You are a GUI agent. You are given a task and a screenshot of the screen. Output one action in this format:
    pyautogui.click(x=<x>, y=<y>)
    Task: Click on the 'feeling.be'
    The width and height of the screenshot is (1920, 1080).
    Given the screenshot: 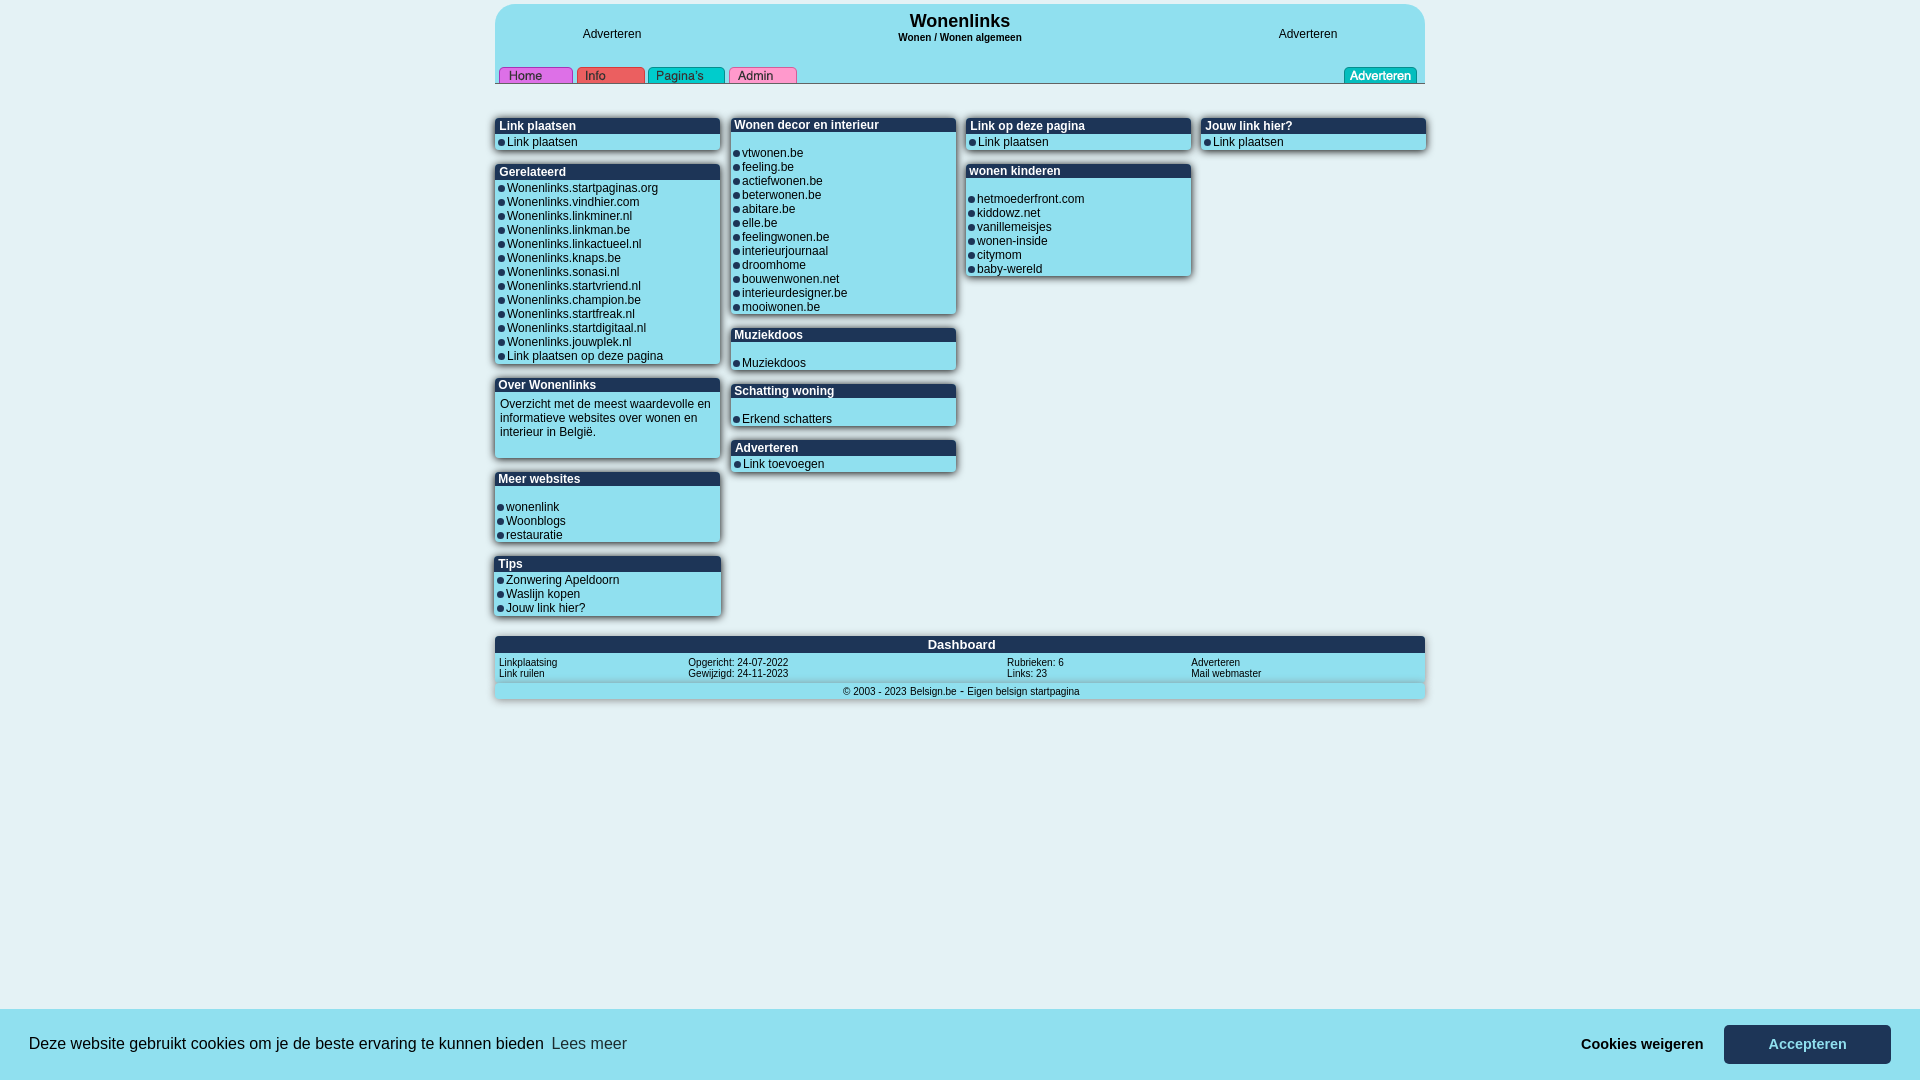 What is the action you would take?
    pyautogui.click(x=767, y=165)
    